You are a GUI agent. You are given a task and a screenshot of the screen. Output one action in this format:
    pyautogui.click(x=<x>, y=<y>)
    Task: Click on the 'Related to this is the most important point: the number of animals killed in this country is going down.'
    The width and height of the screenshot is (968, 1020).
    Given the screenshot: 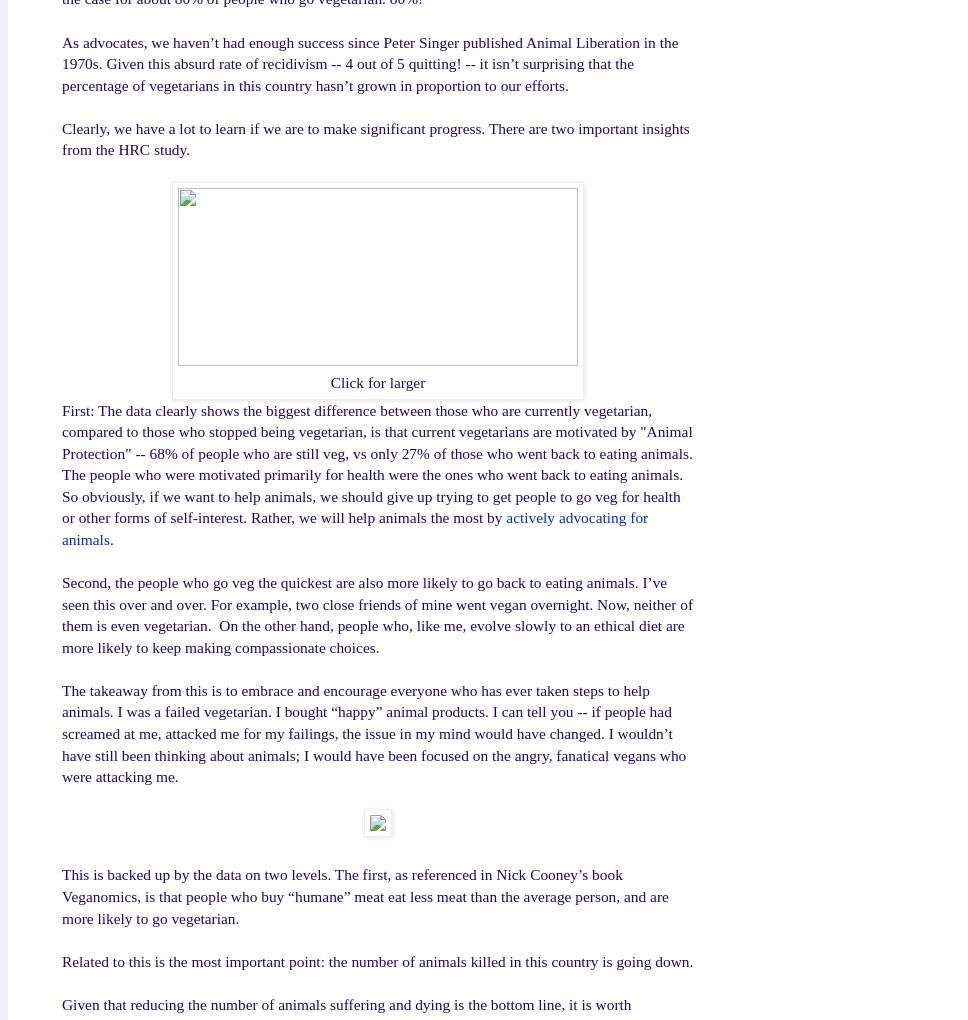 What is the action you would take?
    pyautogui.click(x=376, y=959)
    